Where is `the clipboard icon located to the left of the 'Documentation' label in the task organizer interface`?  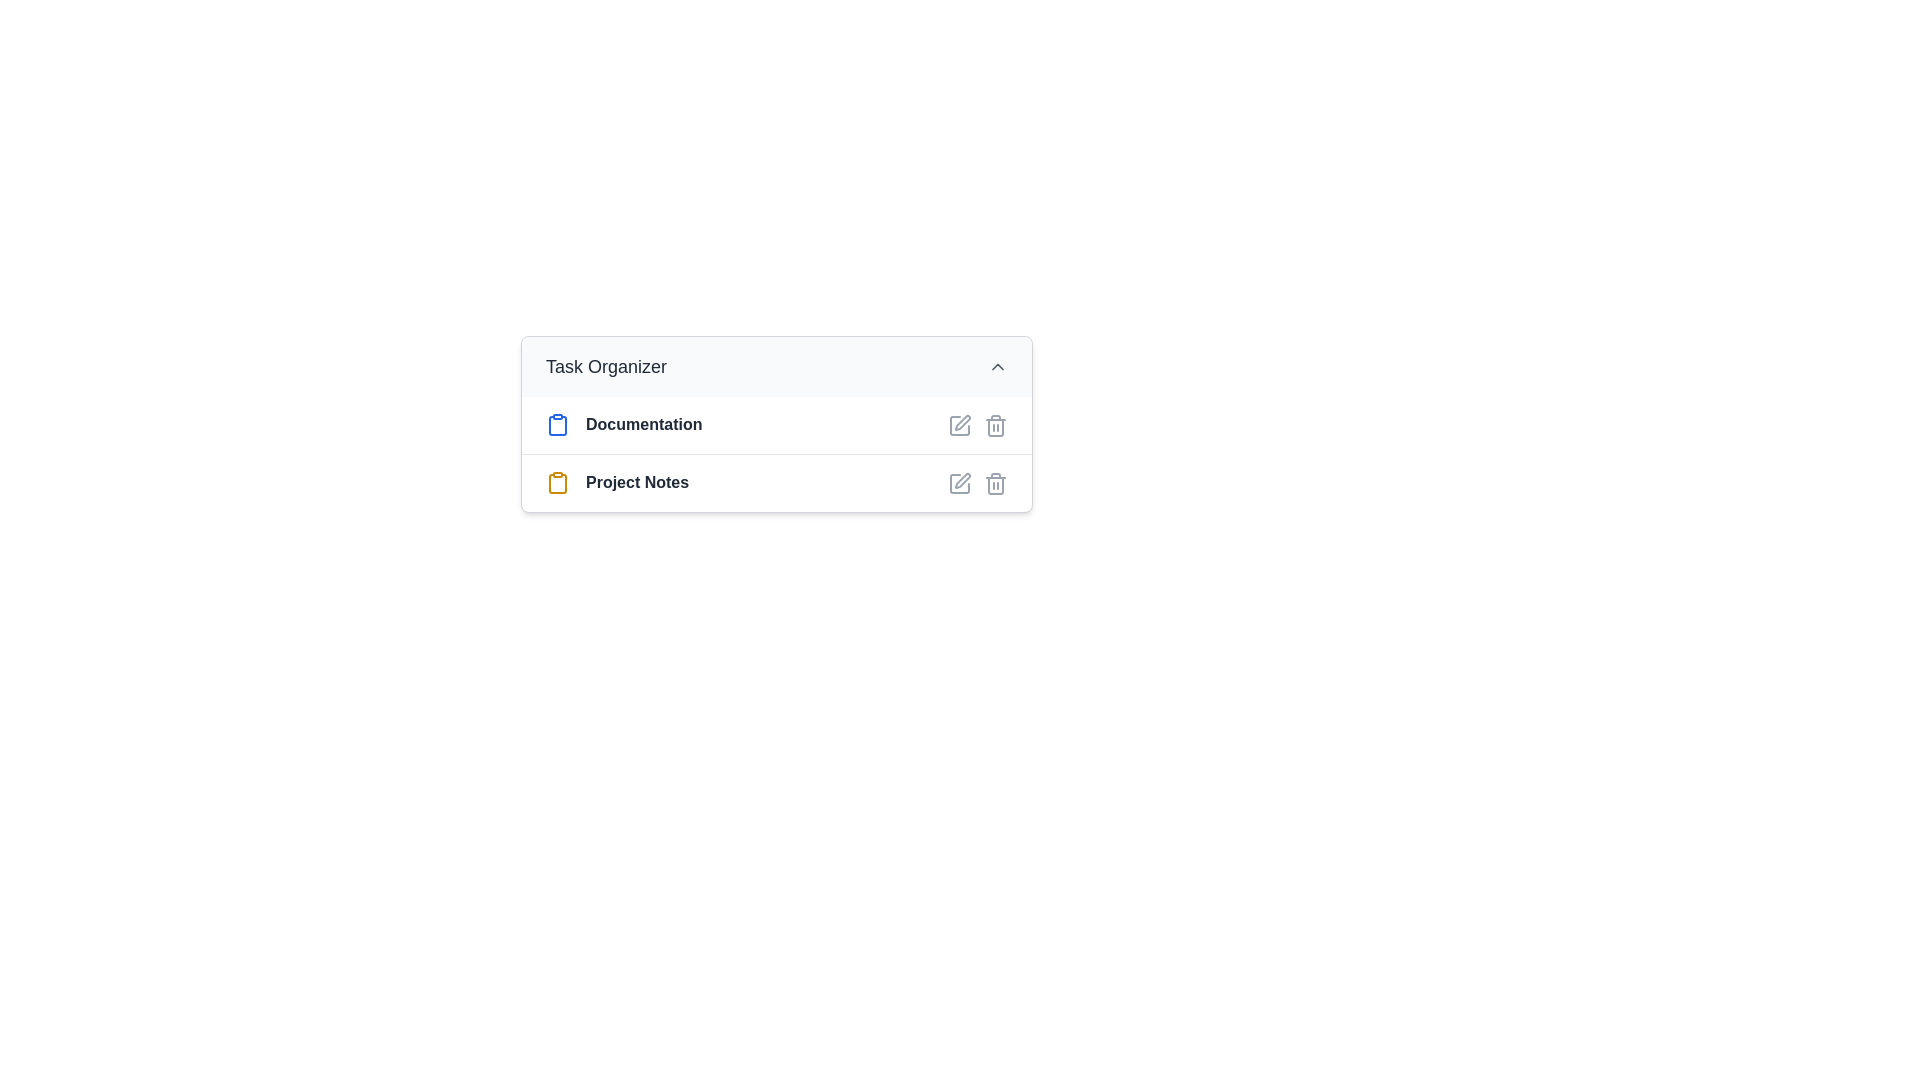
the clipboard icon located to the left of the 'Documentation' label in the task organizer interface is located at coordinates (557, 423).